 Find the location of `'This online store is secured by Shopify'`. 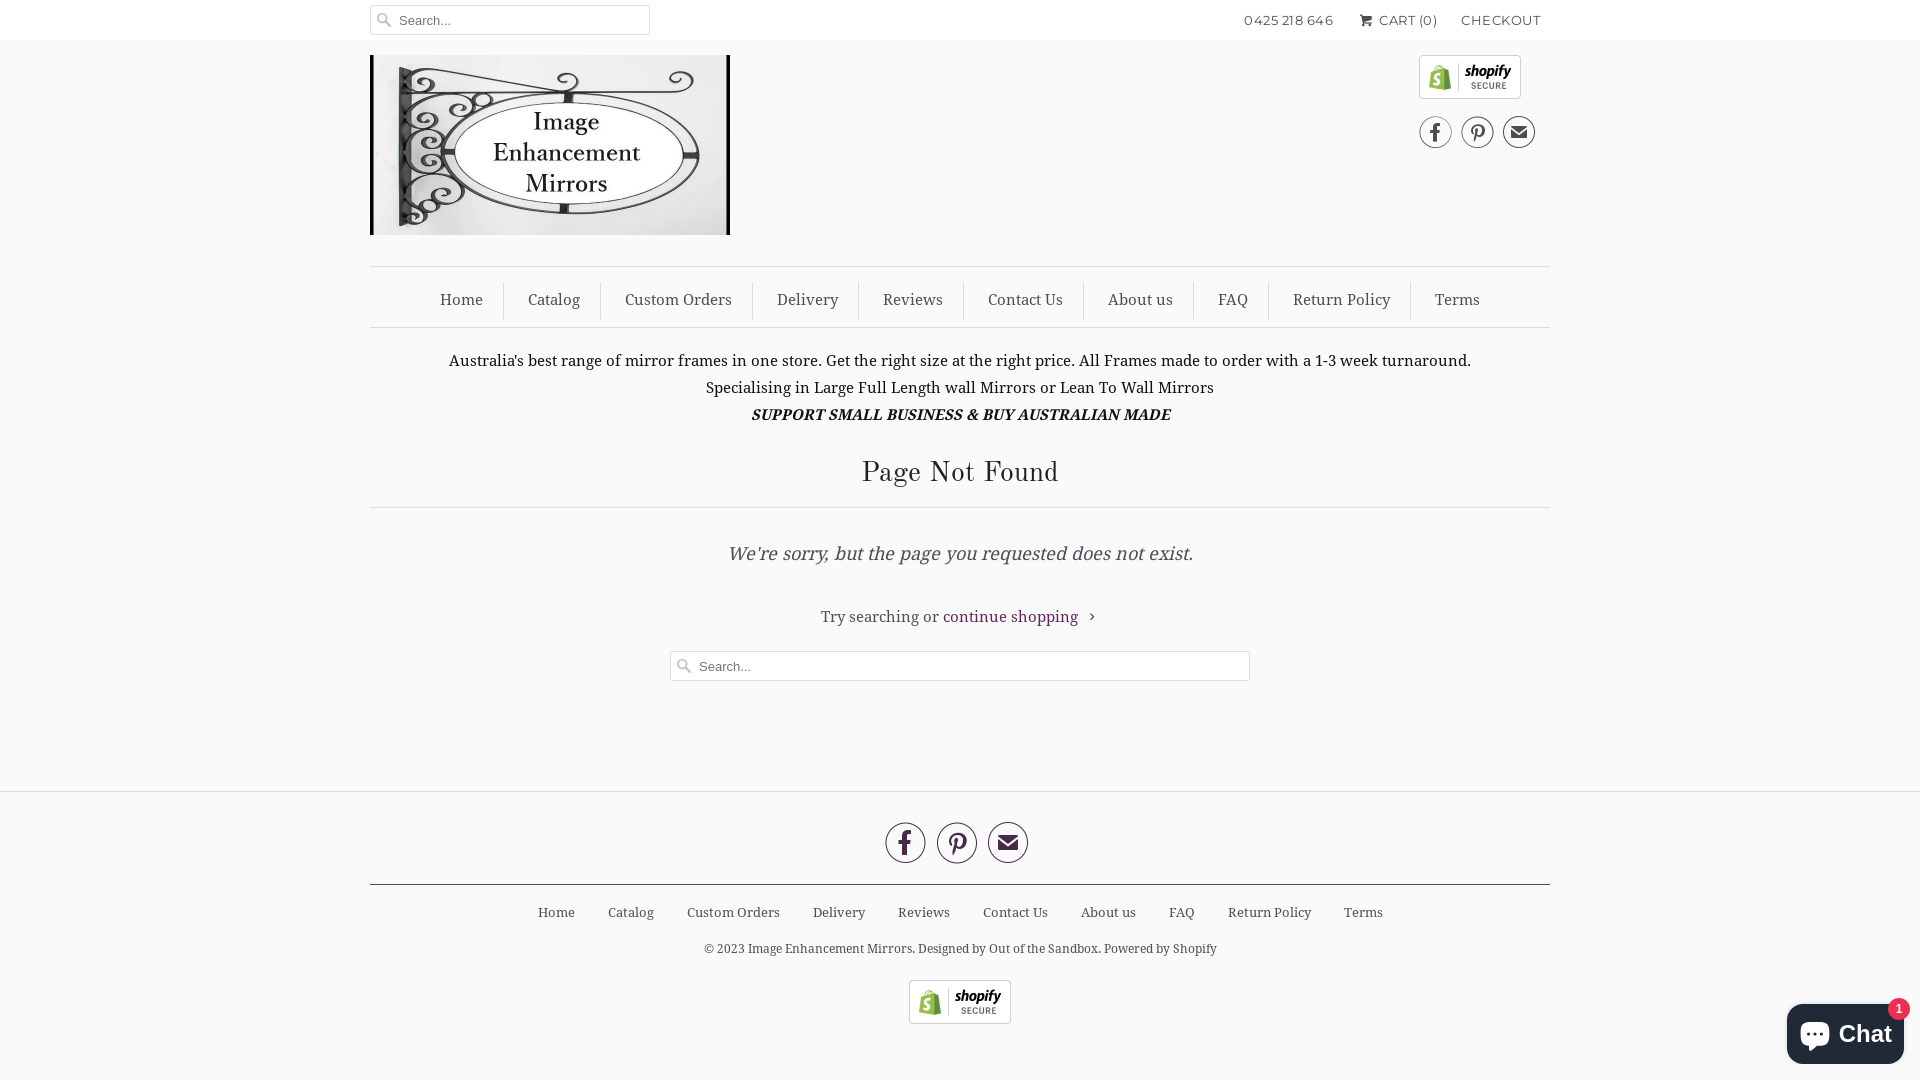

'This online store is secured by Shopify' is located at coordinates (907, 1019).